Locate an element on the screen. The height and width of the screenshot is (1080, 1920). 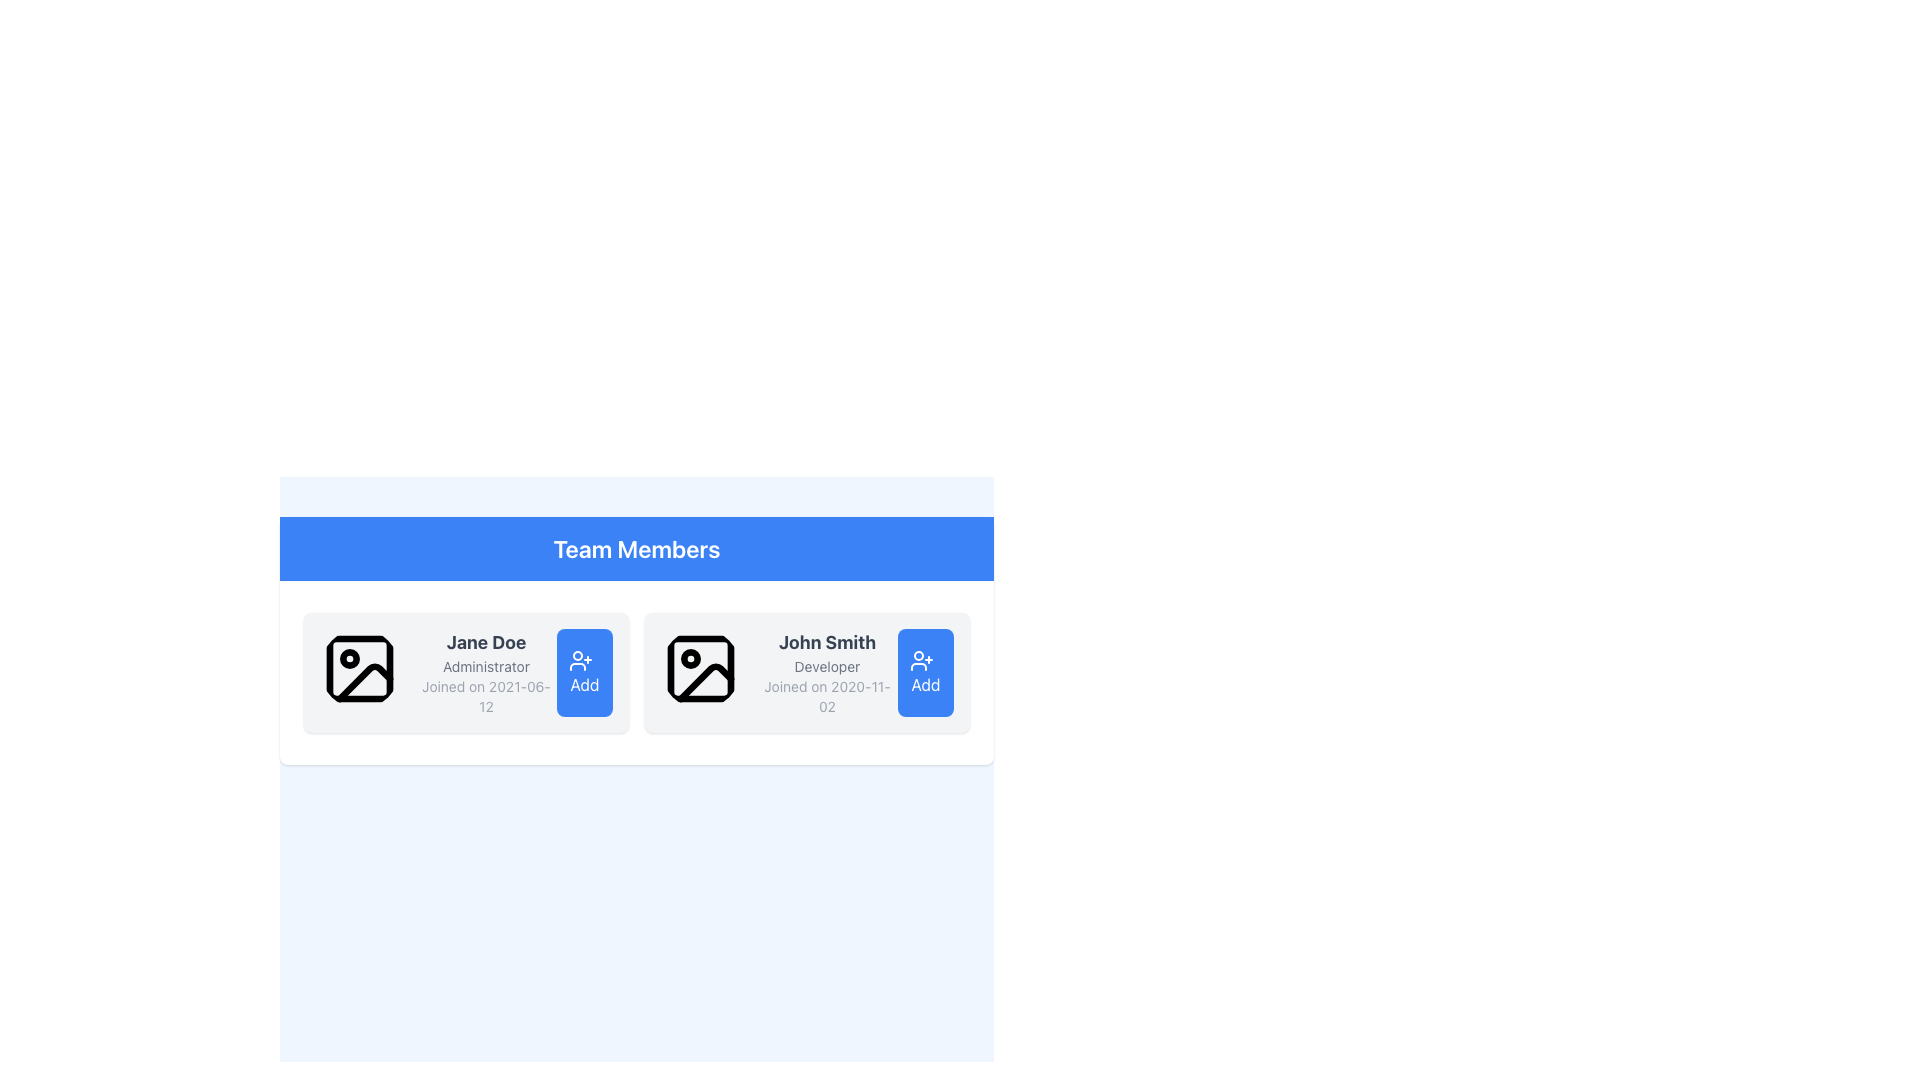
the text label displaying the team member's name for copying, located at the top-left corner of the details card is located at coordinates (486, 643).